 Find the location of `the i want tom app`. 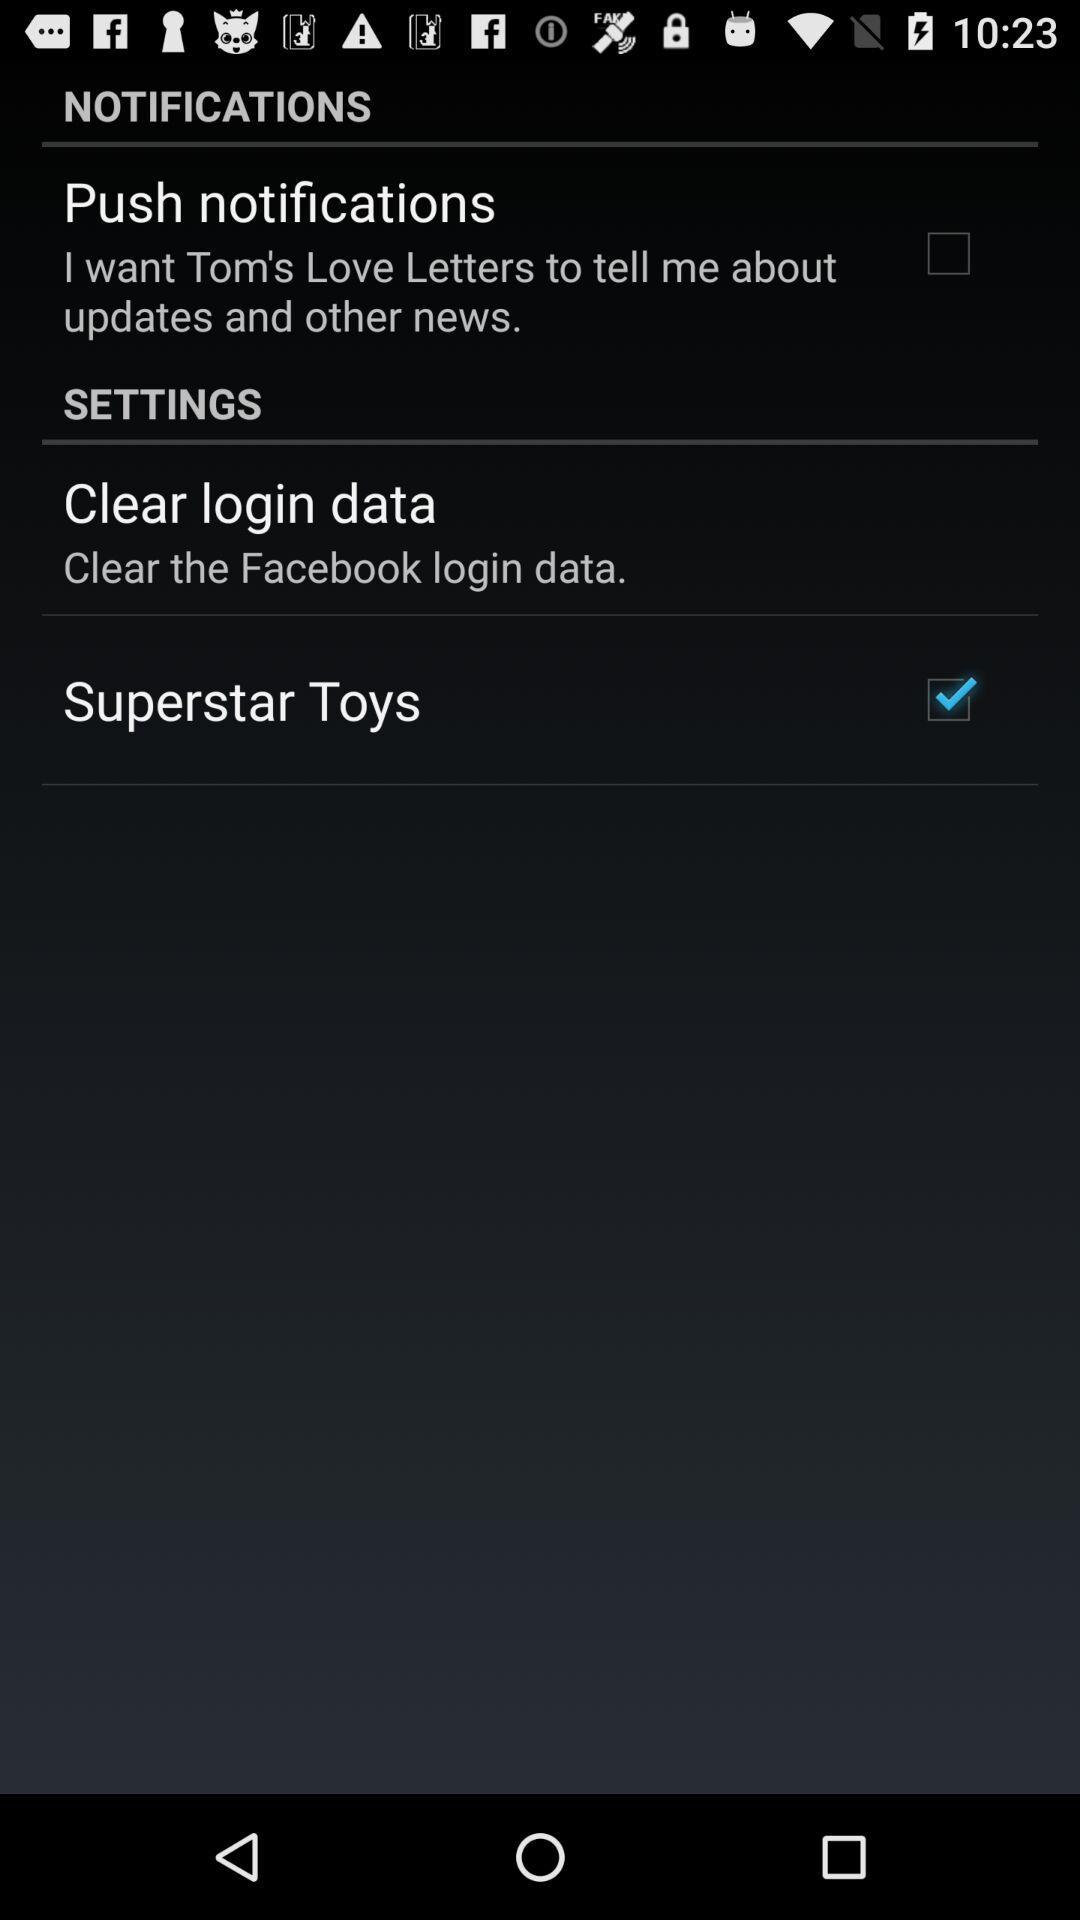

the i want tom app is located at coordinates (463, 289).